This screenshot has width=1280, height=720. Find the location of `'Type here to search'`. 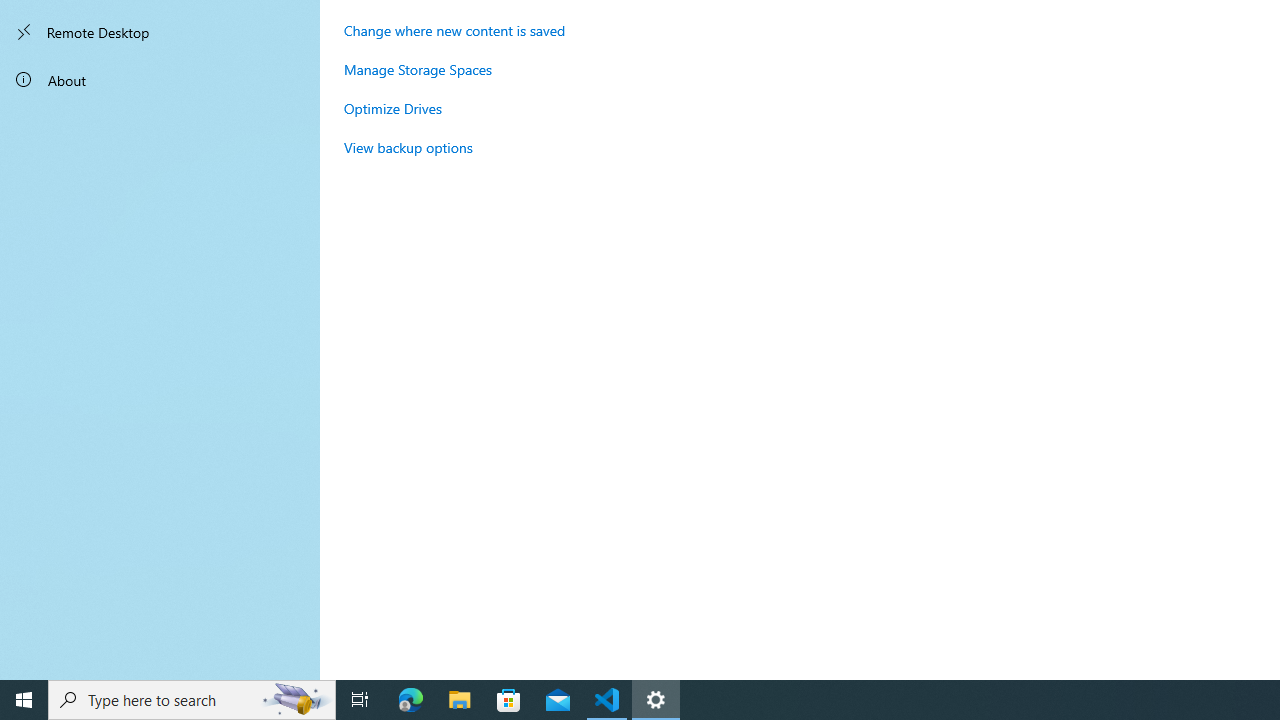

'Type here to search' is located at coordinates (192, 698).